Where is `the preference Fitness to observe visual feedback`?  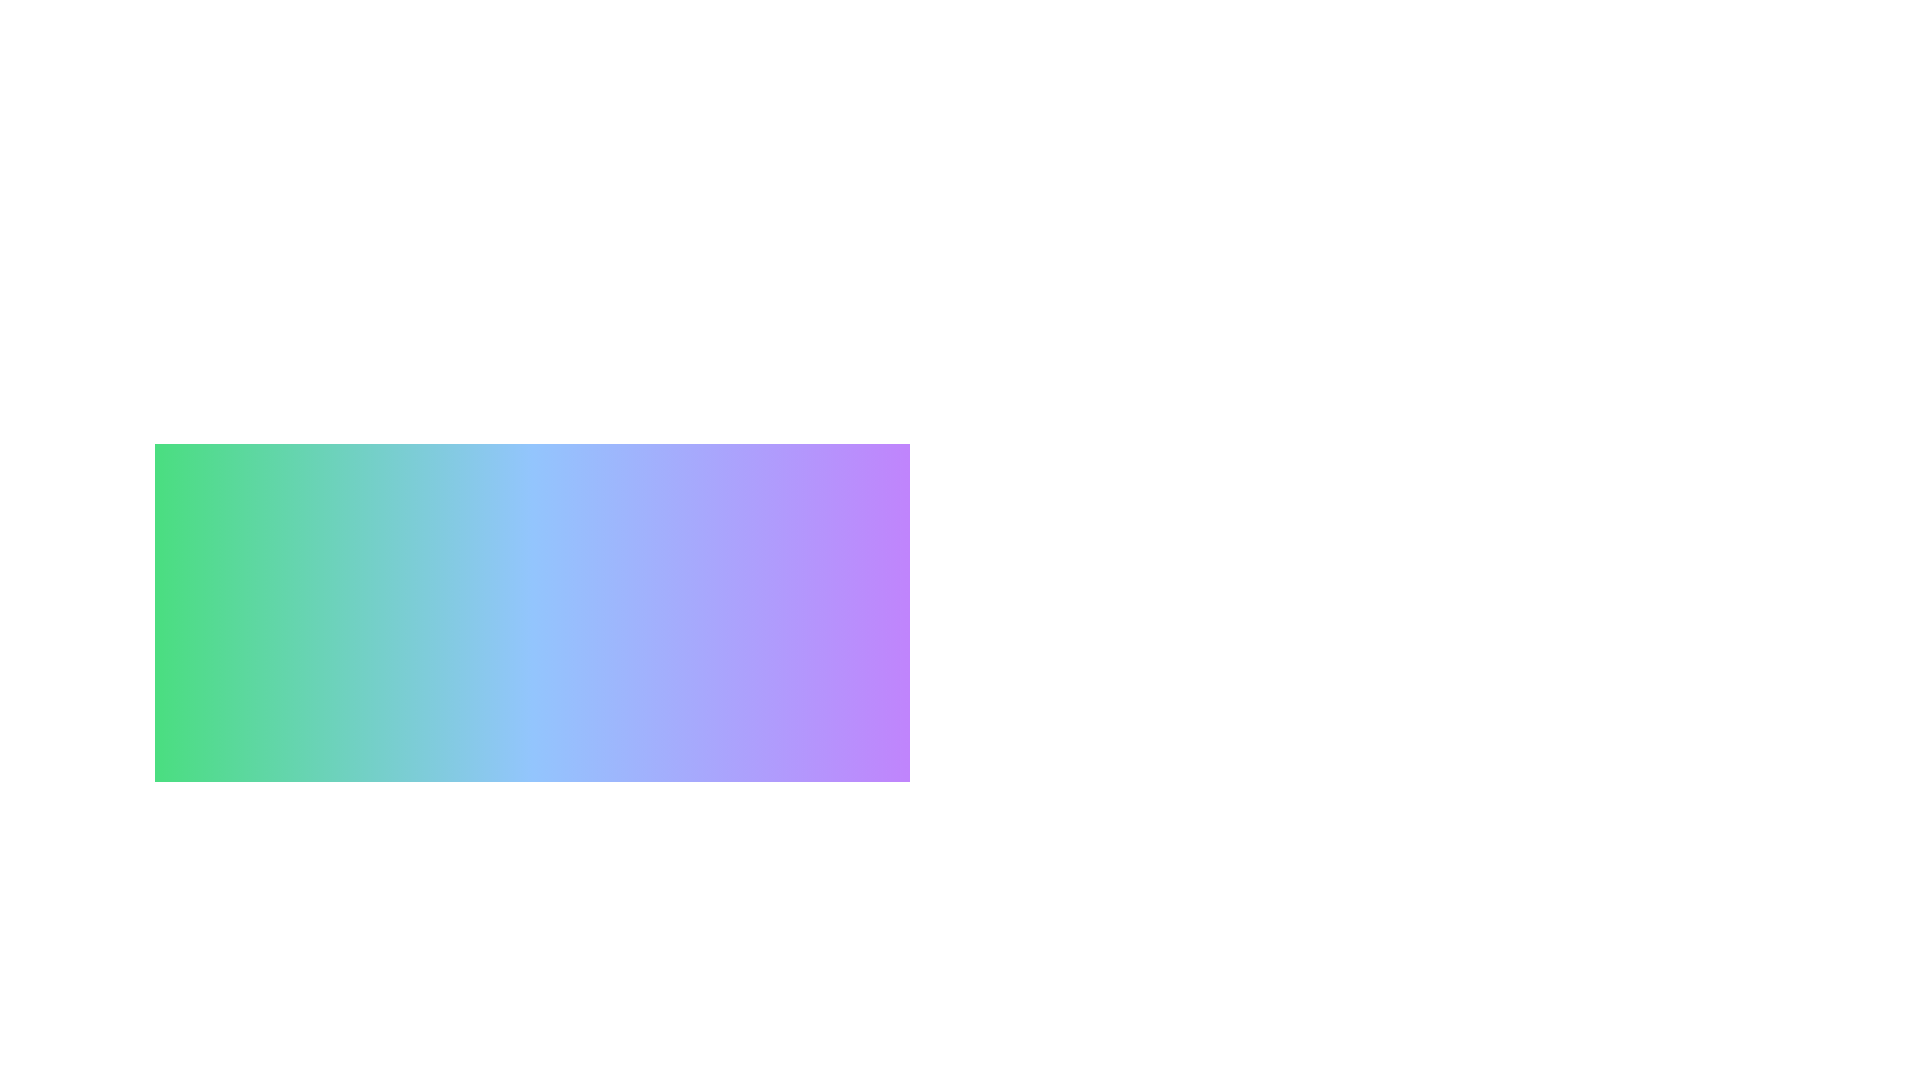
the preference Fitness to observe visual feedback is located at coordinates (378, 1048).